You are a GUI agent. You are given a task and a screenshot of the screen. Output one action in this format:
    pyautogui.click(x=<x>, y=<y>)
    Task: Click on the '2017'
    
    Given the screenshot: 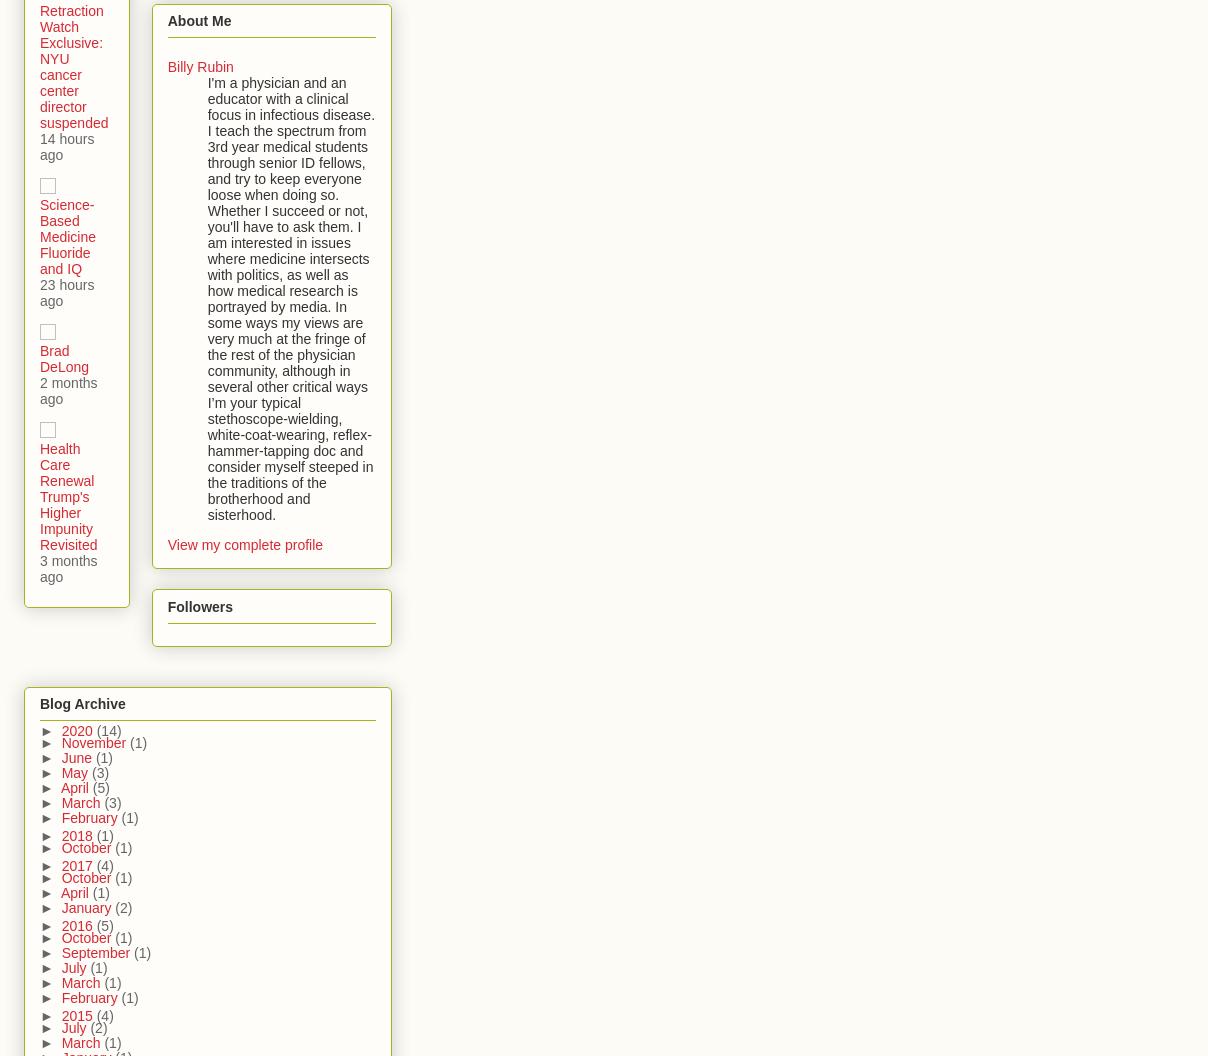 What is the action you would take?
    pyautogui.click(x=60, y=865)
    